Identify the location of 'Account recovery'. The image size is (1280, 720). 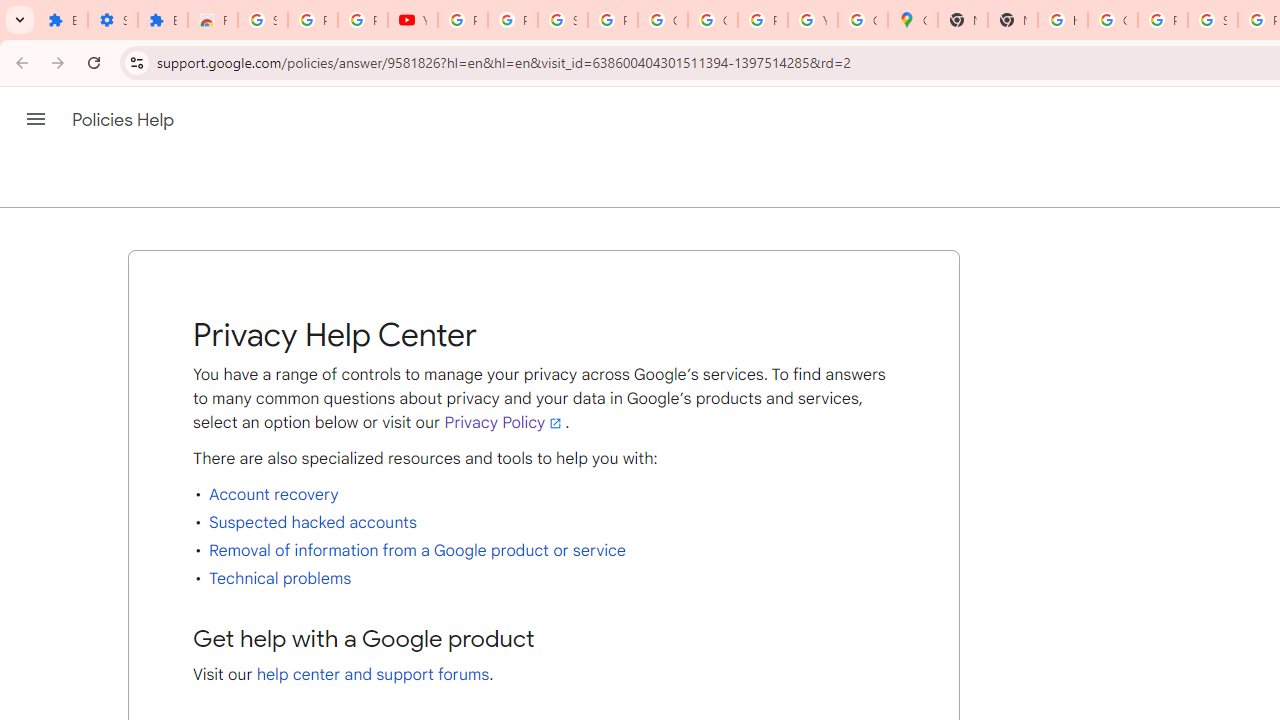
(272, 495).